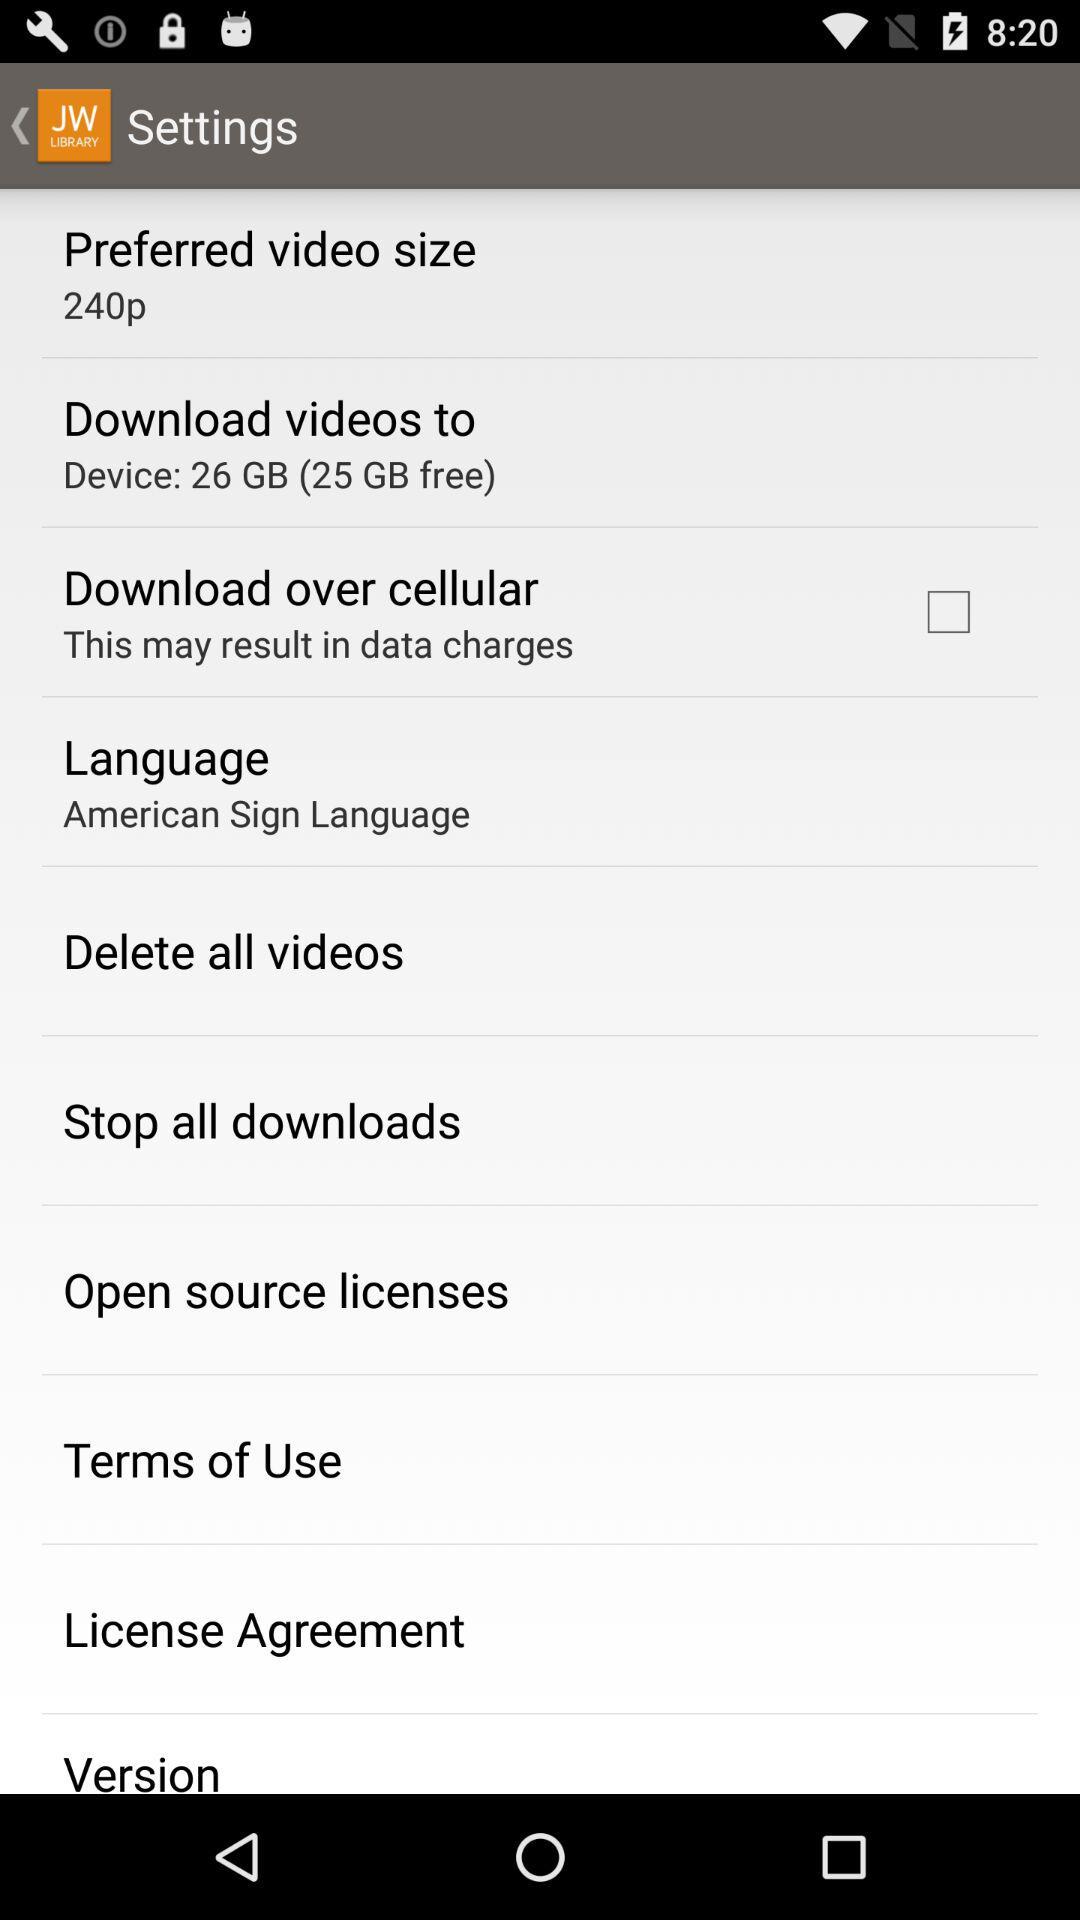 The width and height of the screenshot is (1080, 1920). I want to click on app above the download videos to icon, so click(104, 303).